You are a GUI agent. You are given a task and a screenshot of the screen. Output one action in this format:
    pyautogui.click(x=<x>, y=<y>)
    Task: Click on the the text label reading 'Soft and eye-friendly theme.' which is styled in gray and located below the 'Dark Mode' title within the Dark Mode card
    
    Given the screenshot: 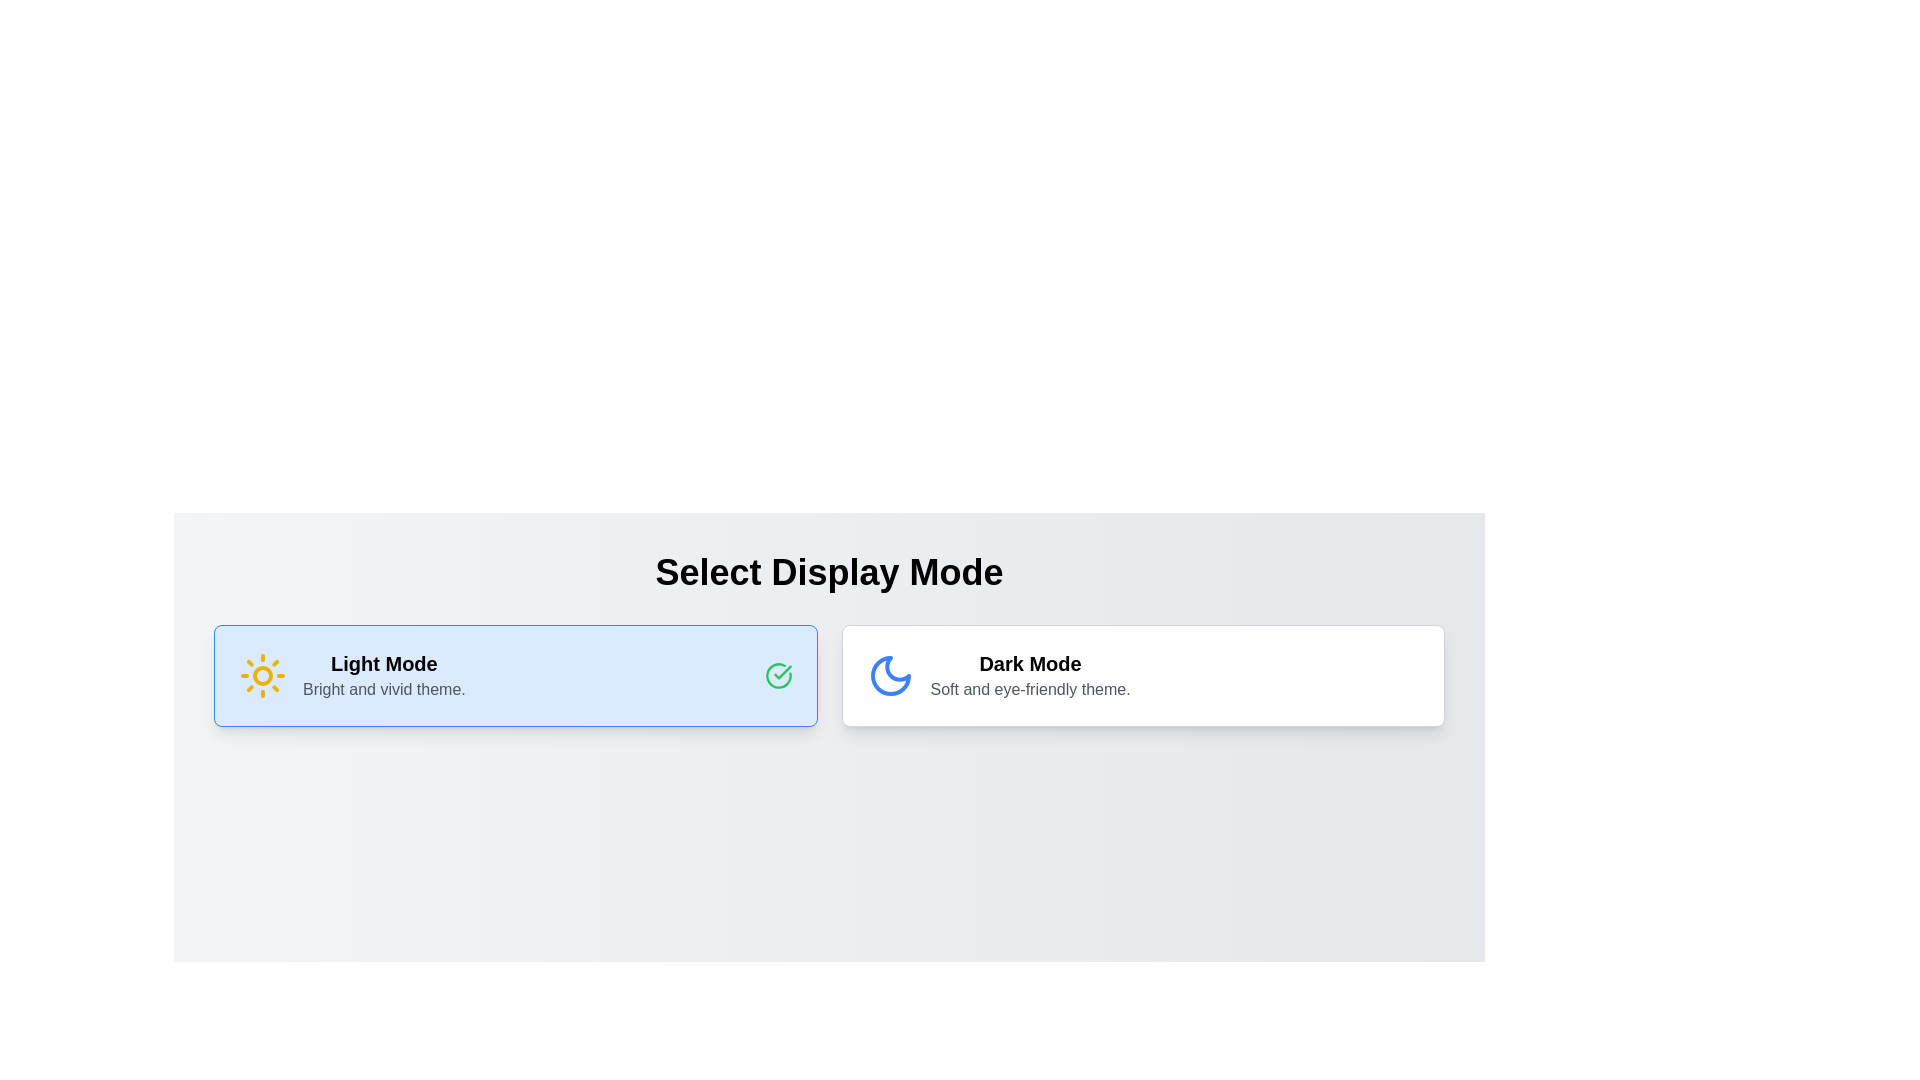 What is the action you would take?
    pyautogui.click(x=1030, y=689)
    